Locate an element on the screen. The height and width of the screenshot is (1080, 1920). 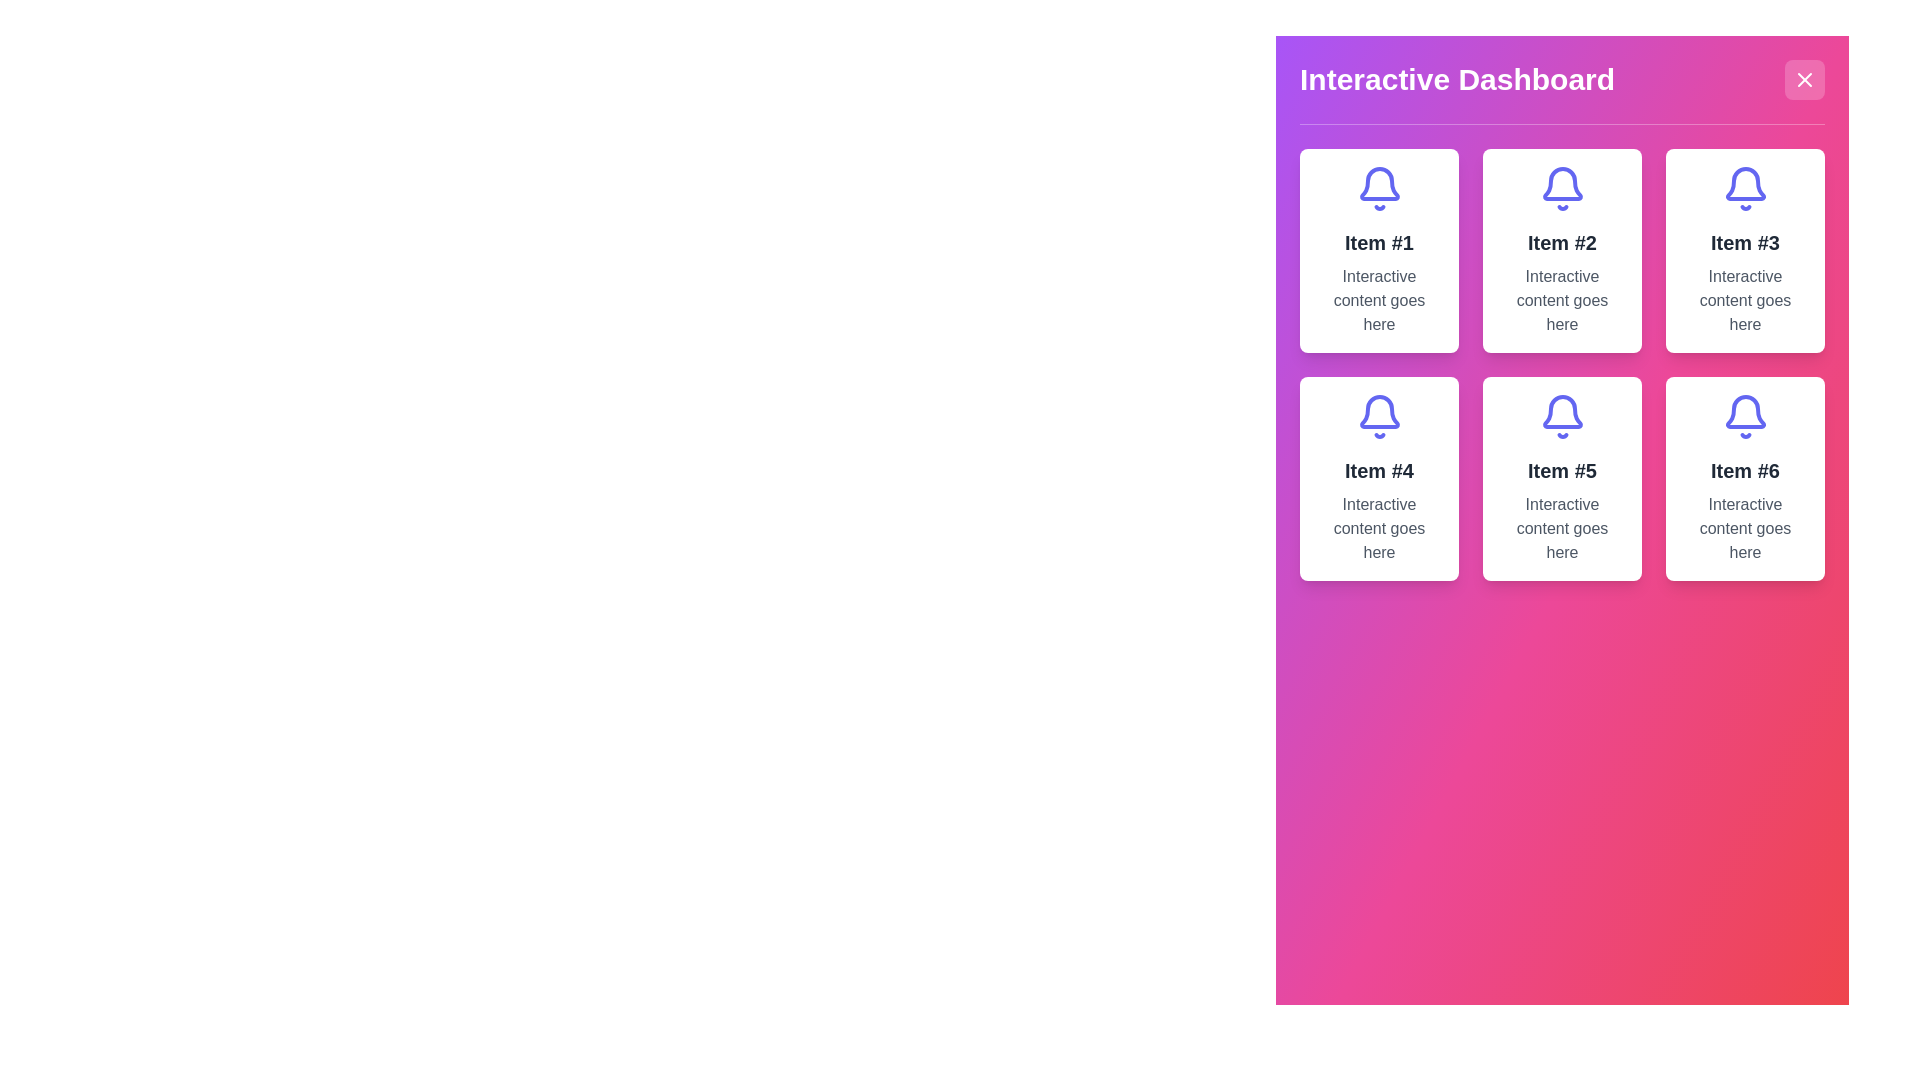
the main symbolic icon for the 'Item #5' card, which is the top-most component within the card, serving as a visual cue or branding is located at coordinates (1561, 415).